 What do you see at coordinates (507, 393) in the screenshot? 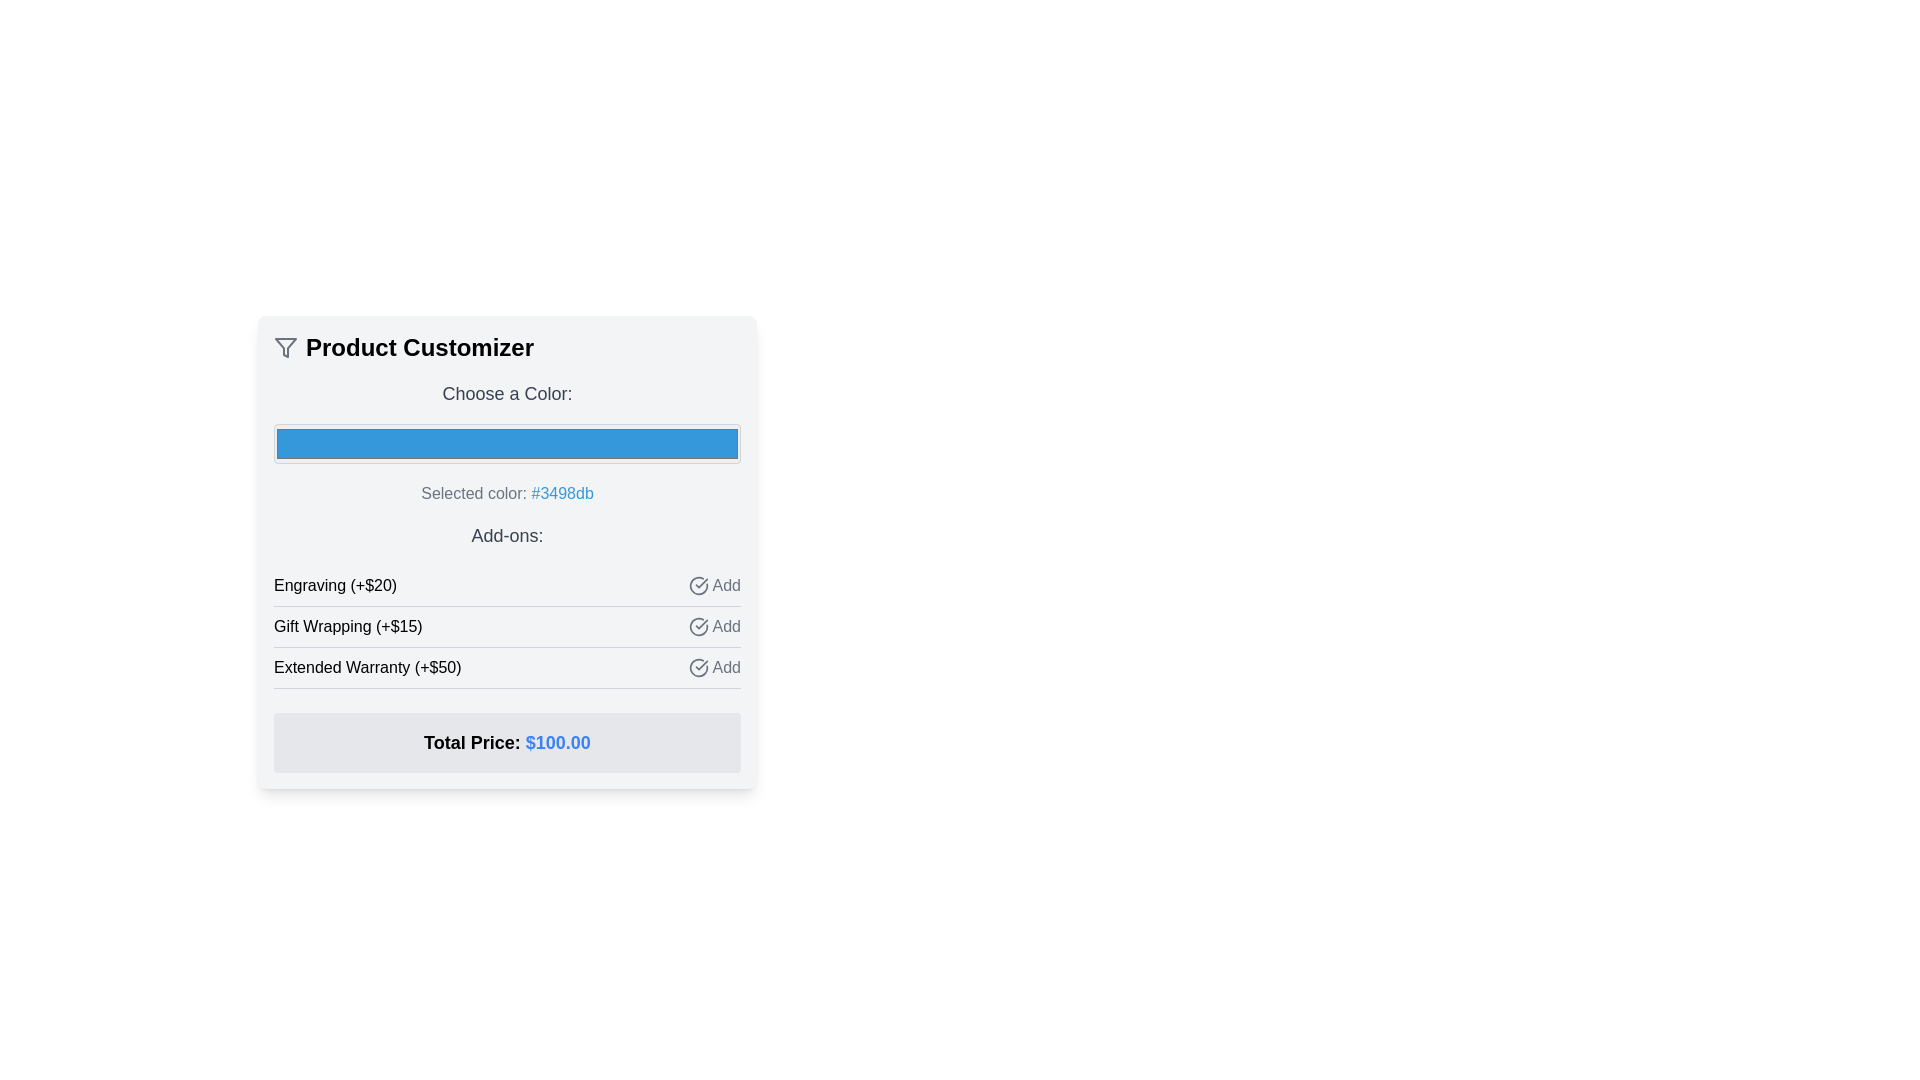
I see `the descriptive label indicating the 'Choose a Color' section, which is positioned above the color selection box` at bounding box center [507, 393].